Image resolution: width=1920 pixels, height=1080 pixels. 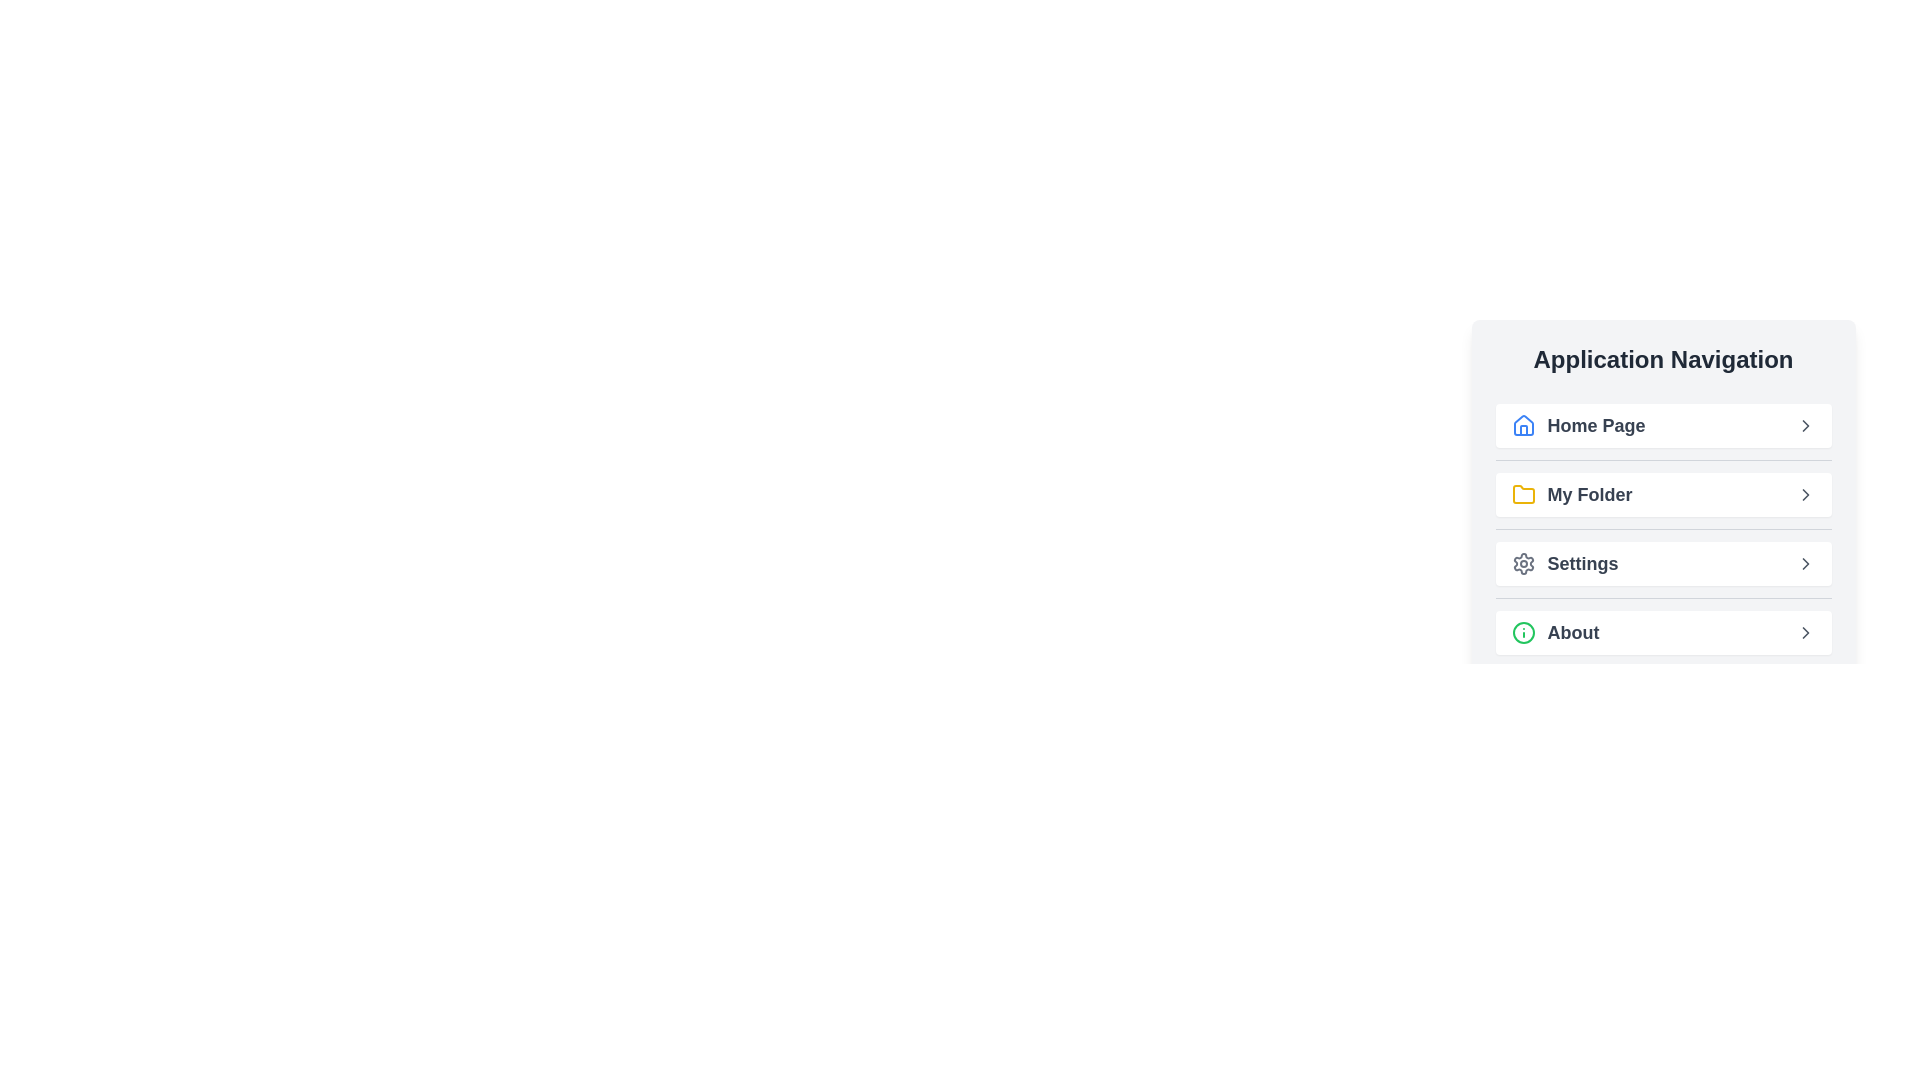 What do you see at coordinates (1663, 358) in the screenshot?
I see `the static text header located at the top of the vertical navigation panel, which serves as the title for the panel and is centered horizontally above the buttons labeled 'Home Page,' 'My Folder,' 'Settings,' and 'About.'` at bounding box center [1663, 358].